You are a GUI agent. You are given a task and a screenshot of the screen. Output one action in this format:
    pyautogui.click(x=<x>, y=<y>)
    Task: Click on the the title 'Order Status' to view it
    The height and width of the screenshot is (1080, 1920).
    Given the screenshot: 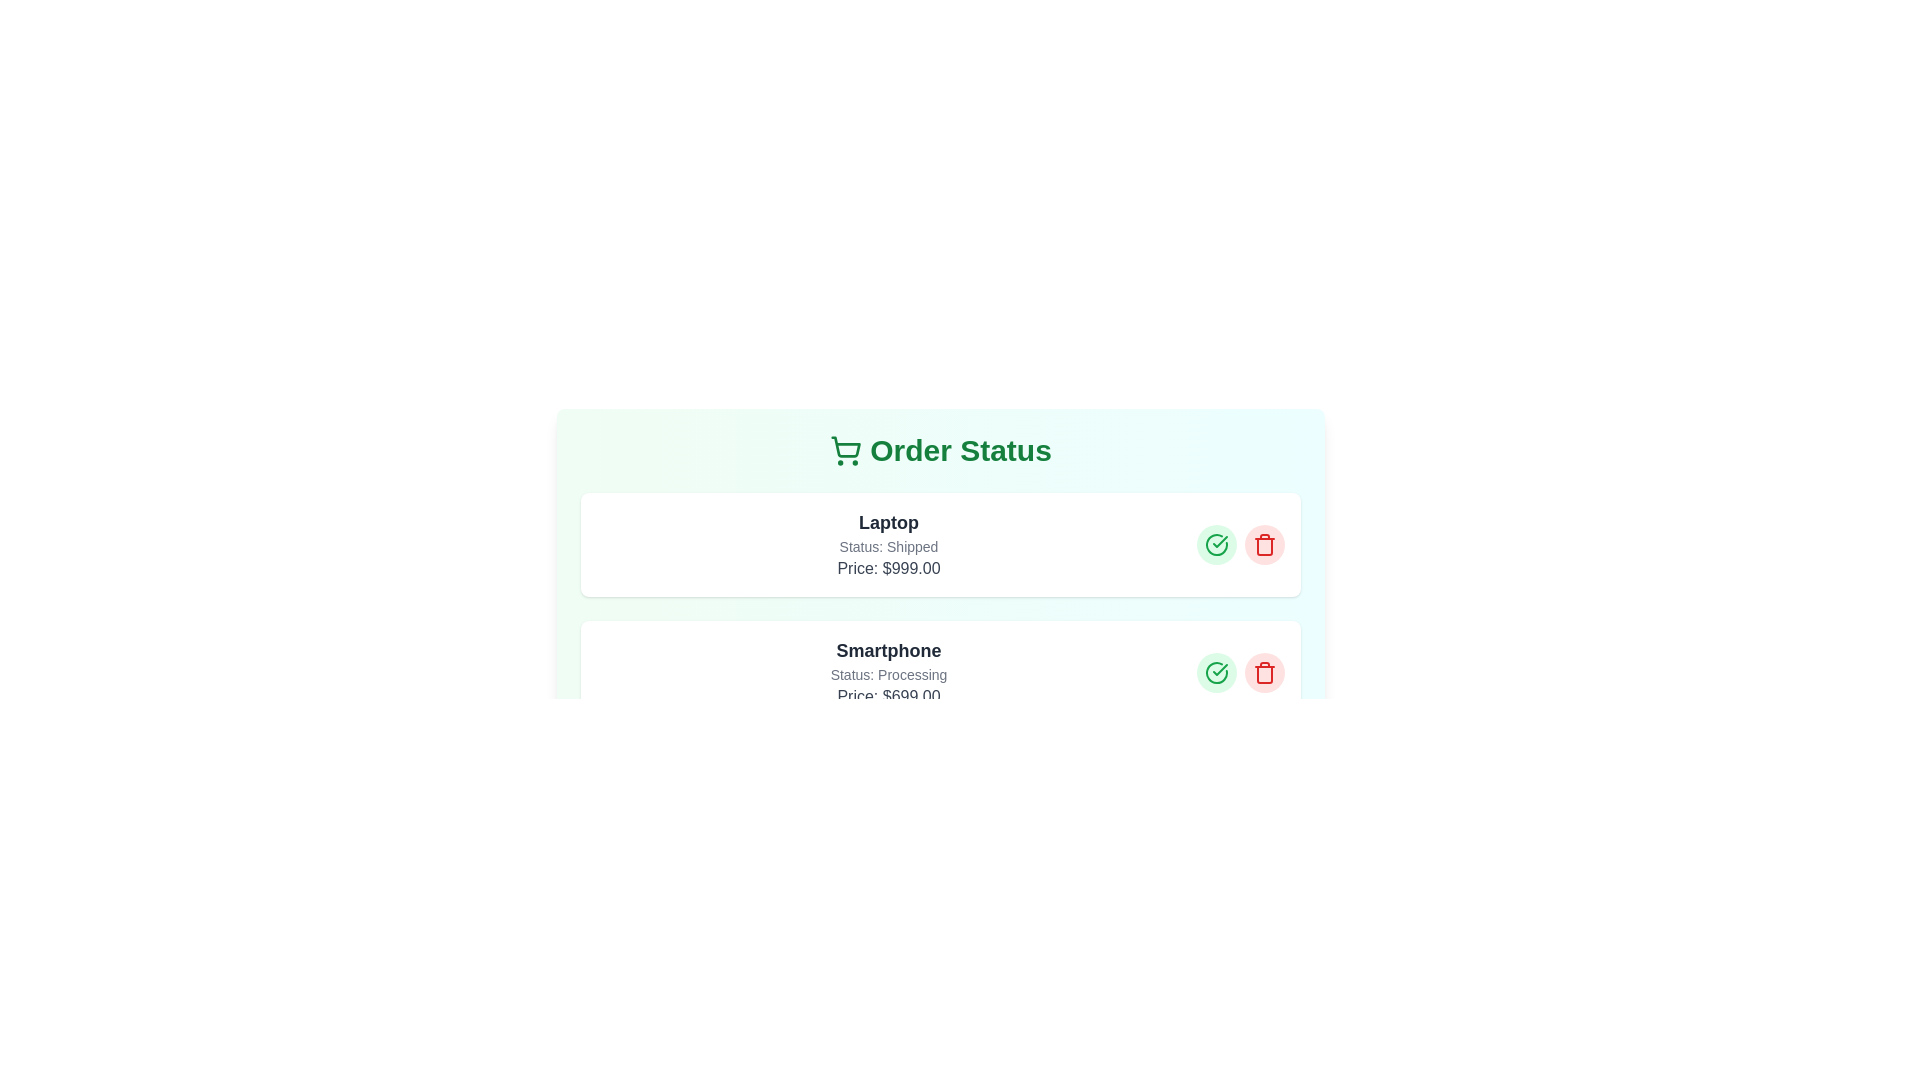 What is the action you would take?
    pyautogui.click(x=939, y=451)
    